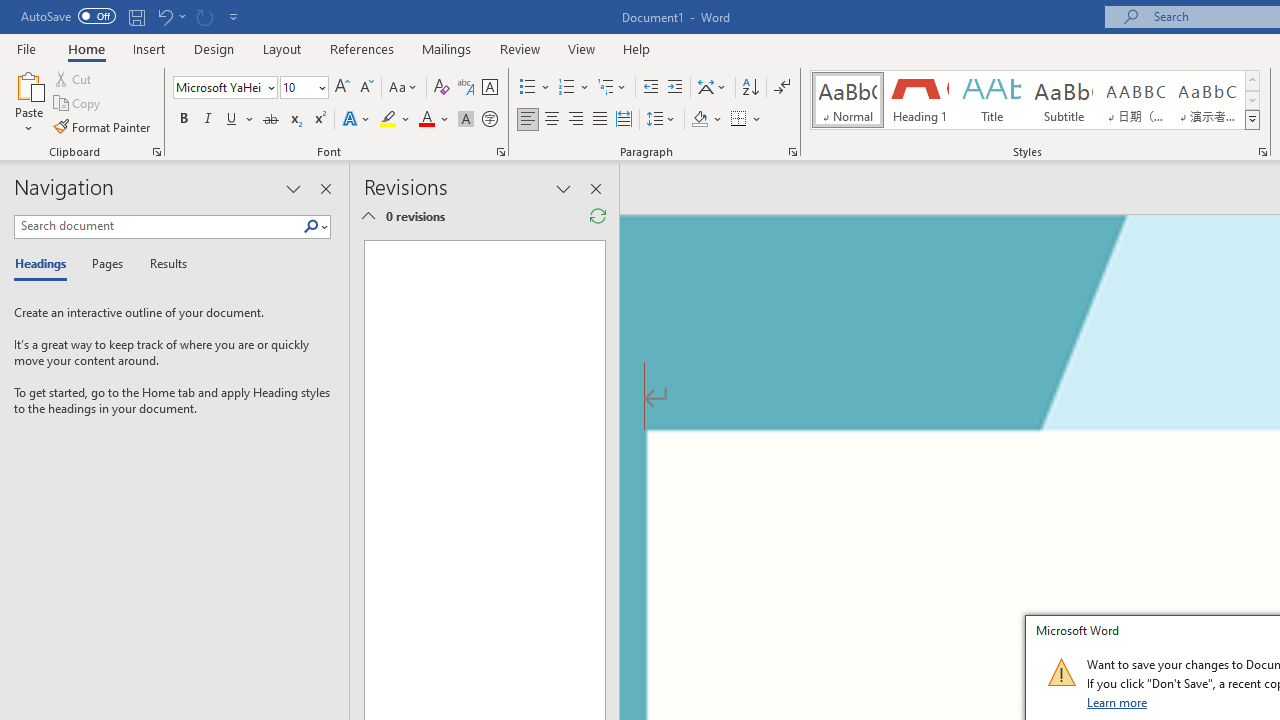  I want to click on 'Bullets', so click(535, 86).